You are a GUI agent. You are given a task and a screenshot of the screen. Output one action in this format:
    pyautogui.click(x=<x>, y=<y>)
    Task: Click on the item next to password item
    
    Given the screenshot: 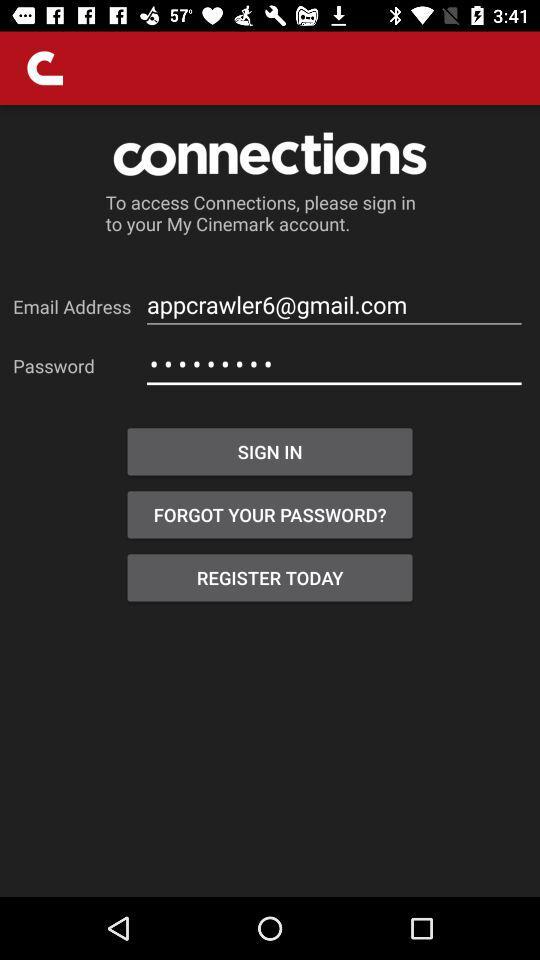 What is the action you would take?
    pyautogui.click(x=334, y=363)
    